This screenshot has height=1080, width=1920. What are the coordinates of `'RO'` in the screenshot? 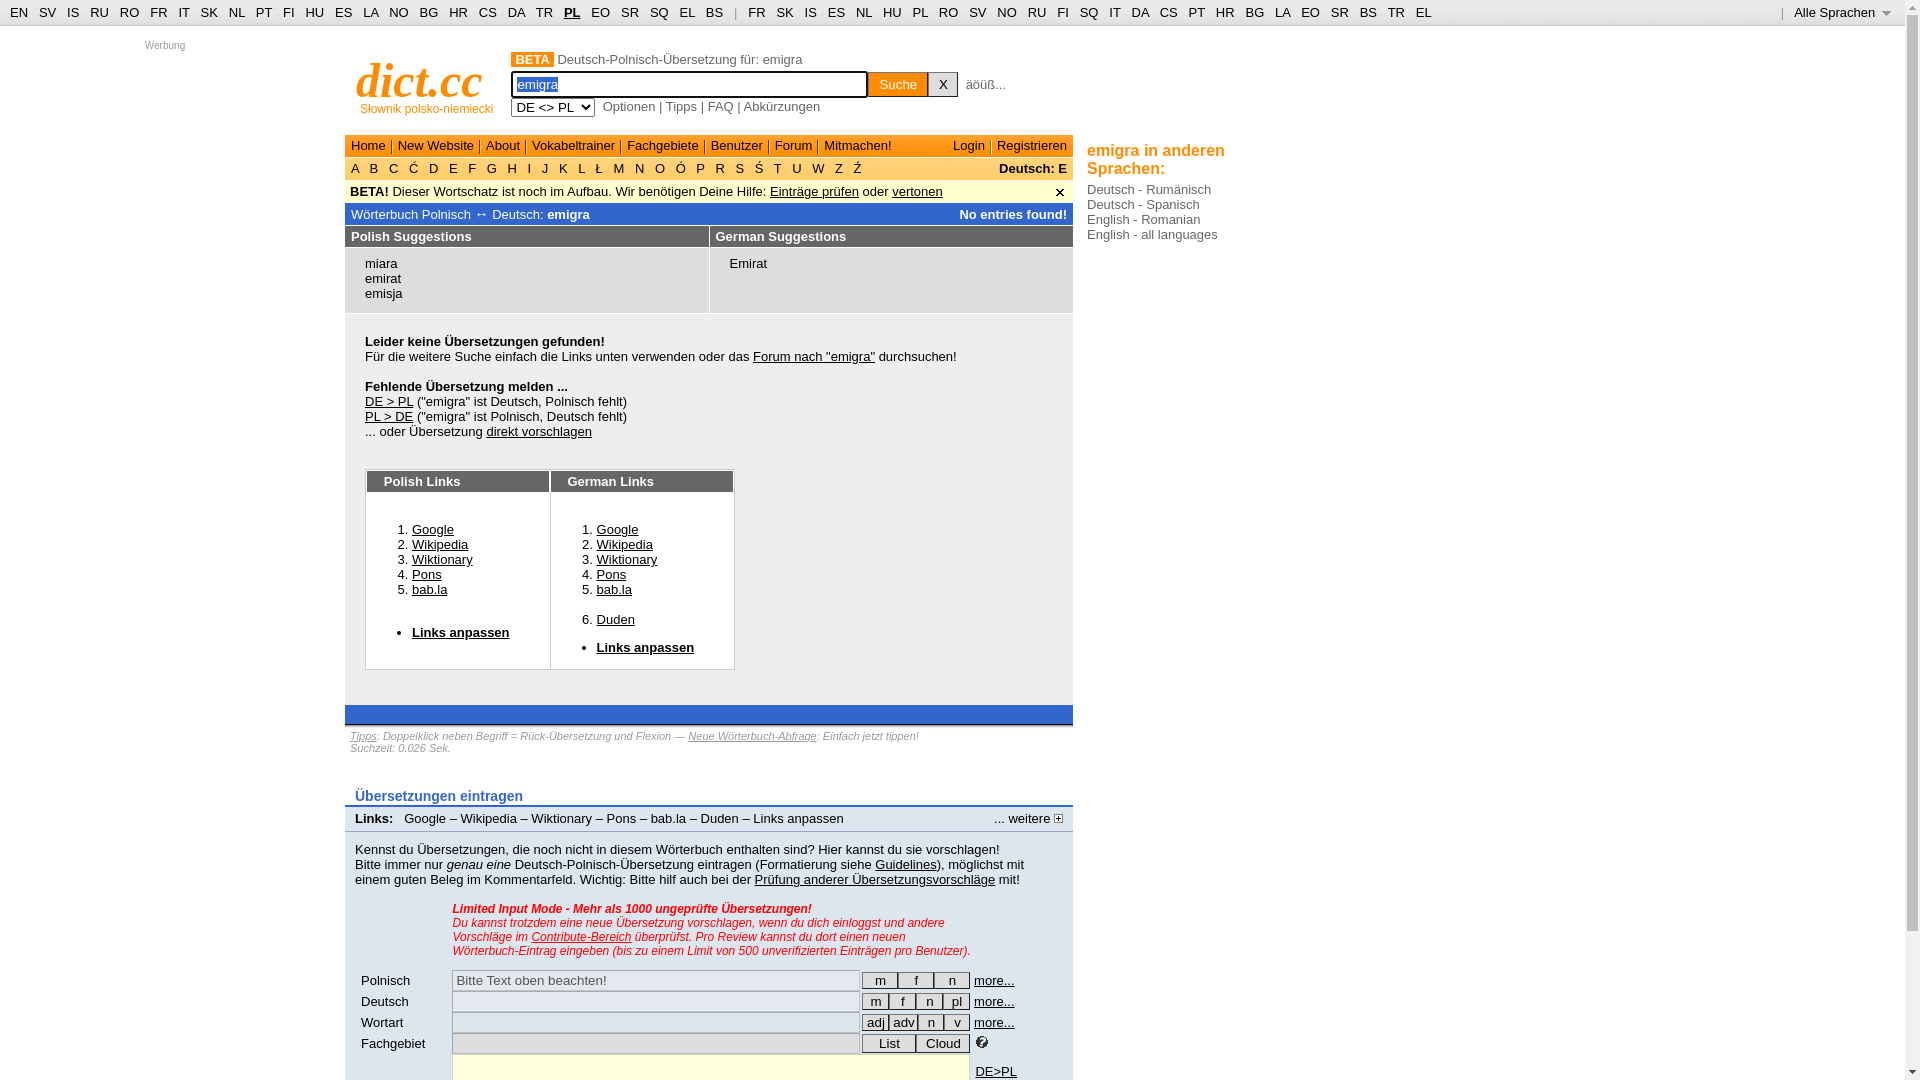 It's located at (128, 12).